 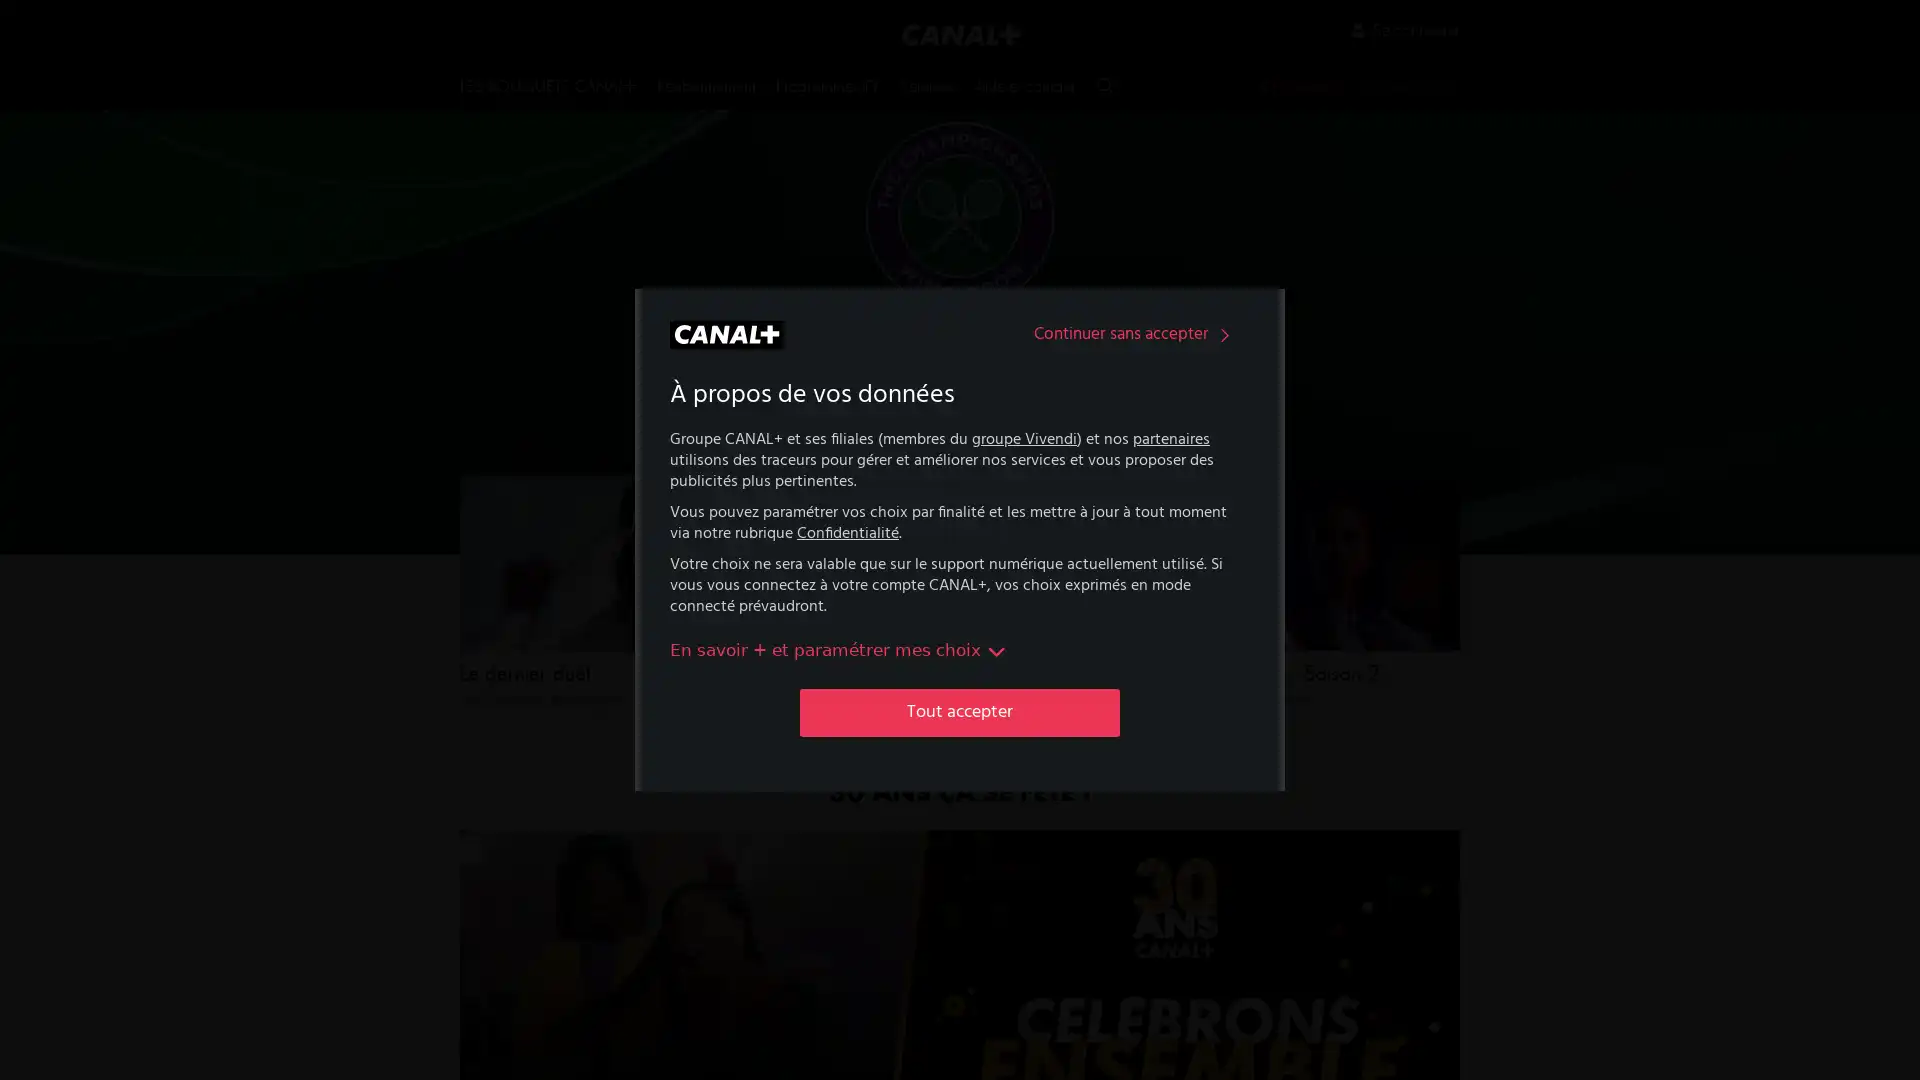 I want to click on Benin, so click(x=768, y=501).